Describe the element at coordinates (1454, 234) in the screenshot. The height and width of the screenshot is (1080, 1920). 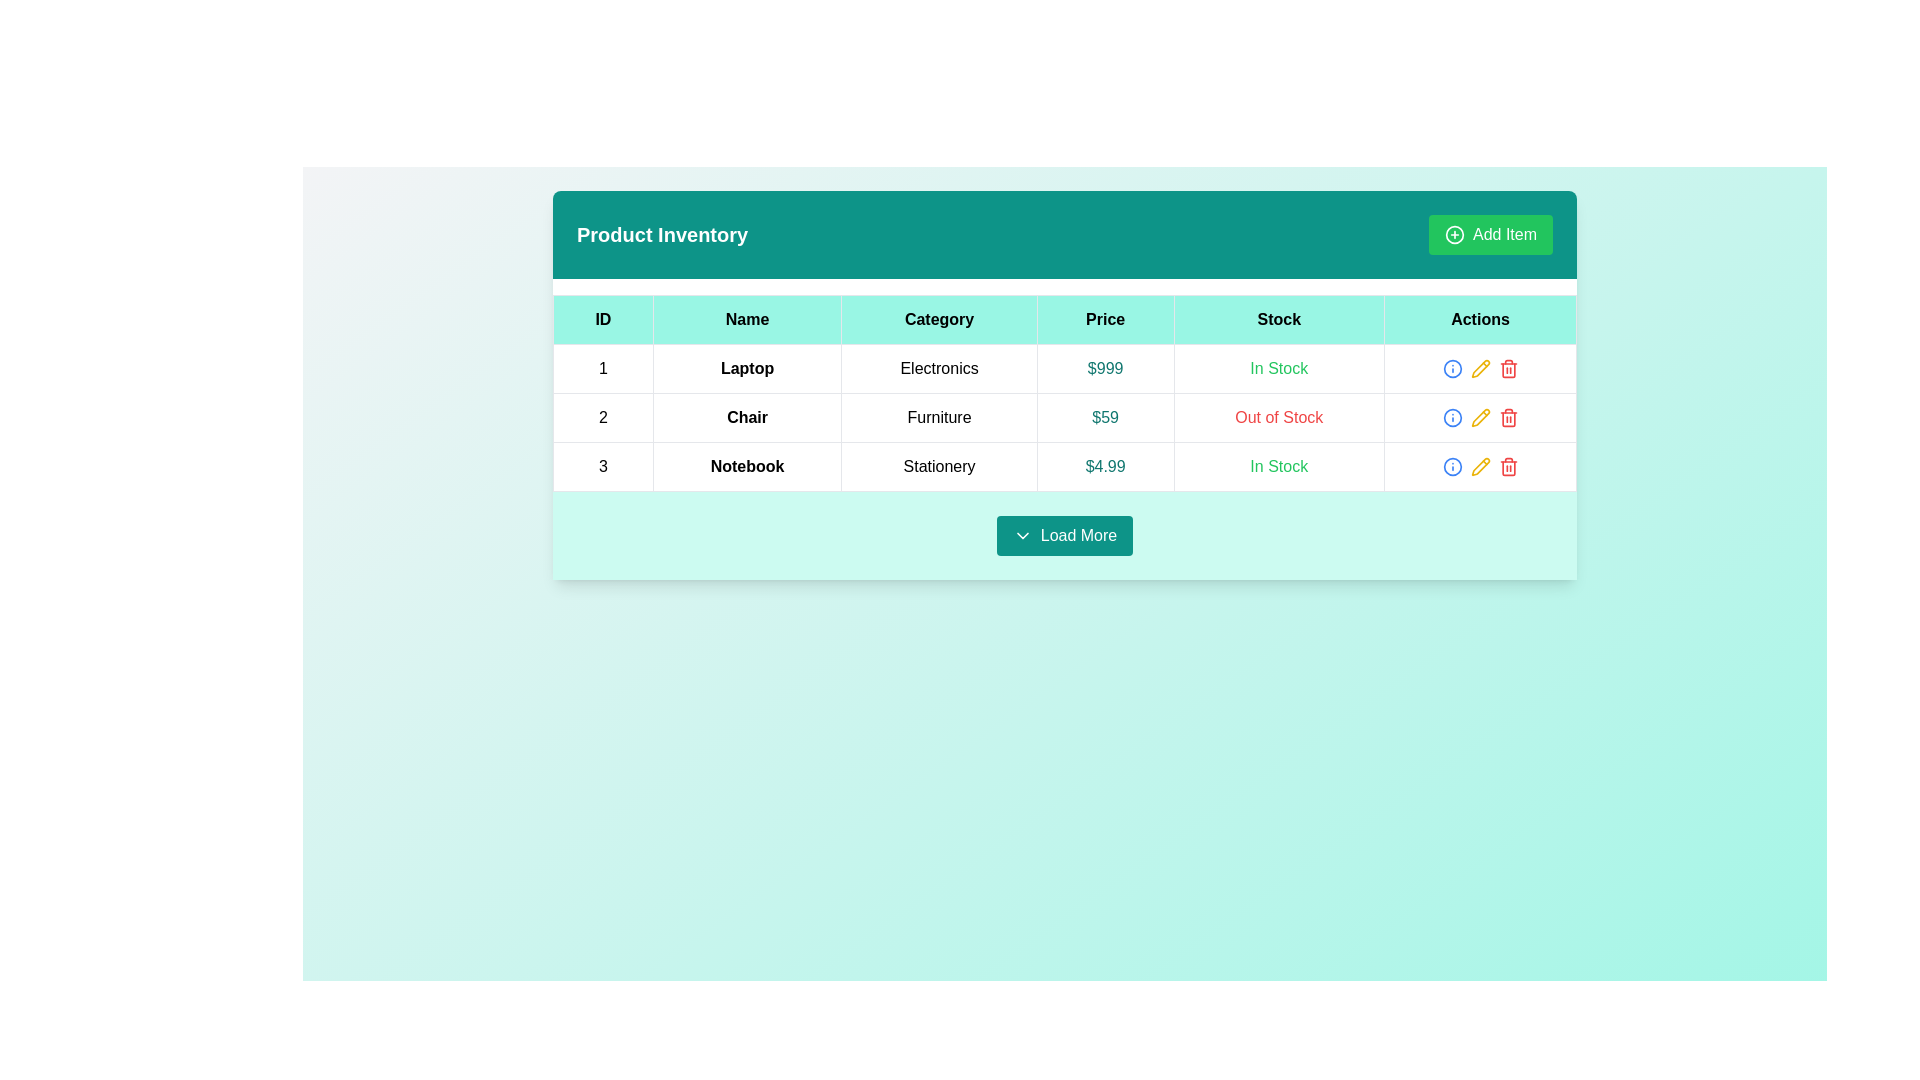
I see `the icon within the 'Add Item' button located at the top-right corner of the interface, which serves as a visual cue for adding new items` at that location.